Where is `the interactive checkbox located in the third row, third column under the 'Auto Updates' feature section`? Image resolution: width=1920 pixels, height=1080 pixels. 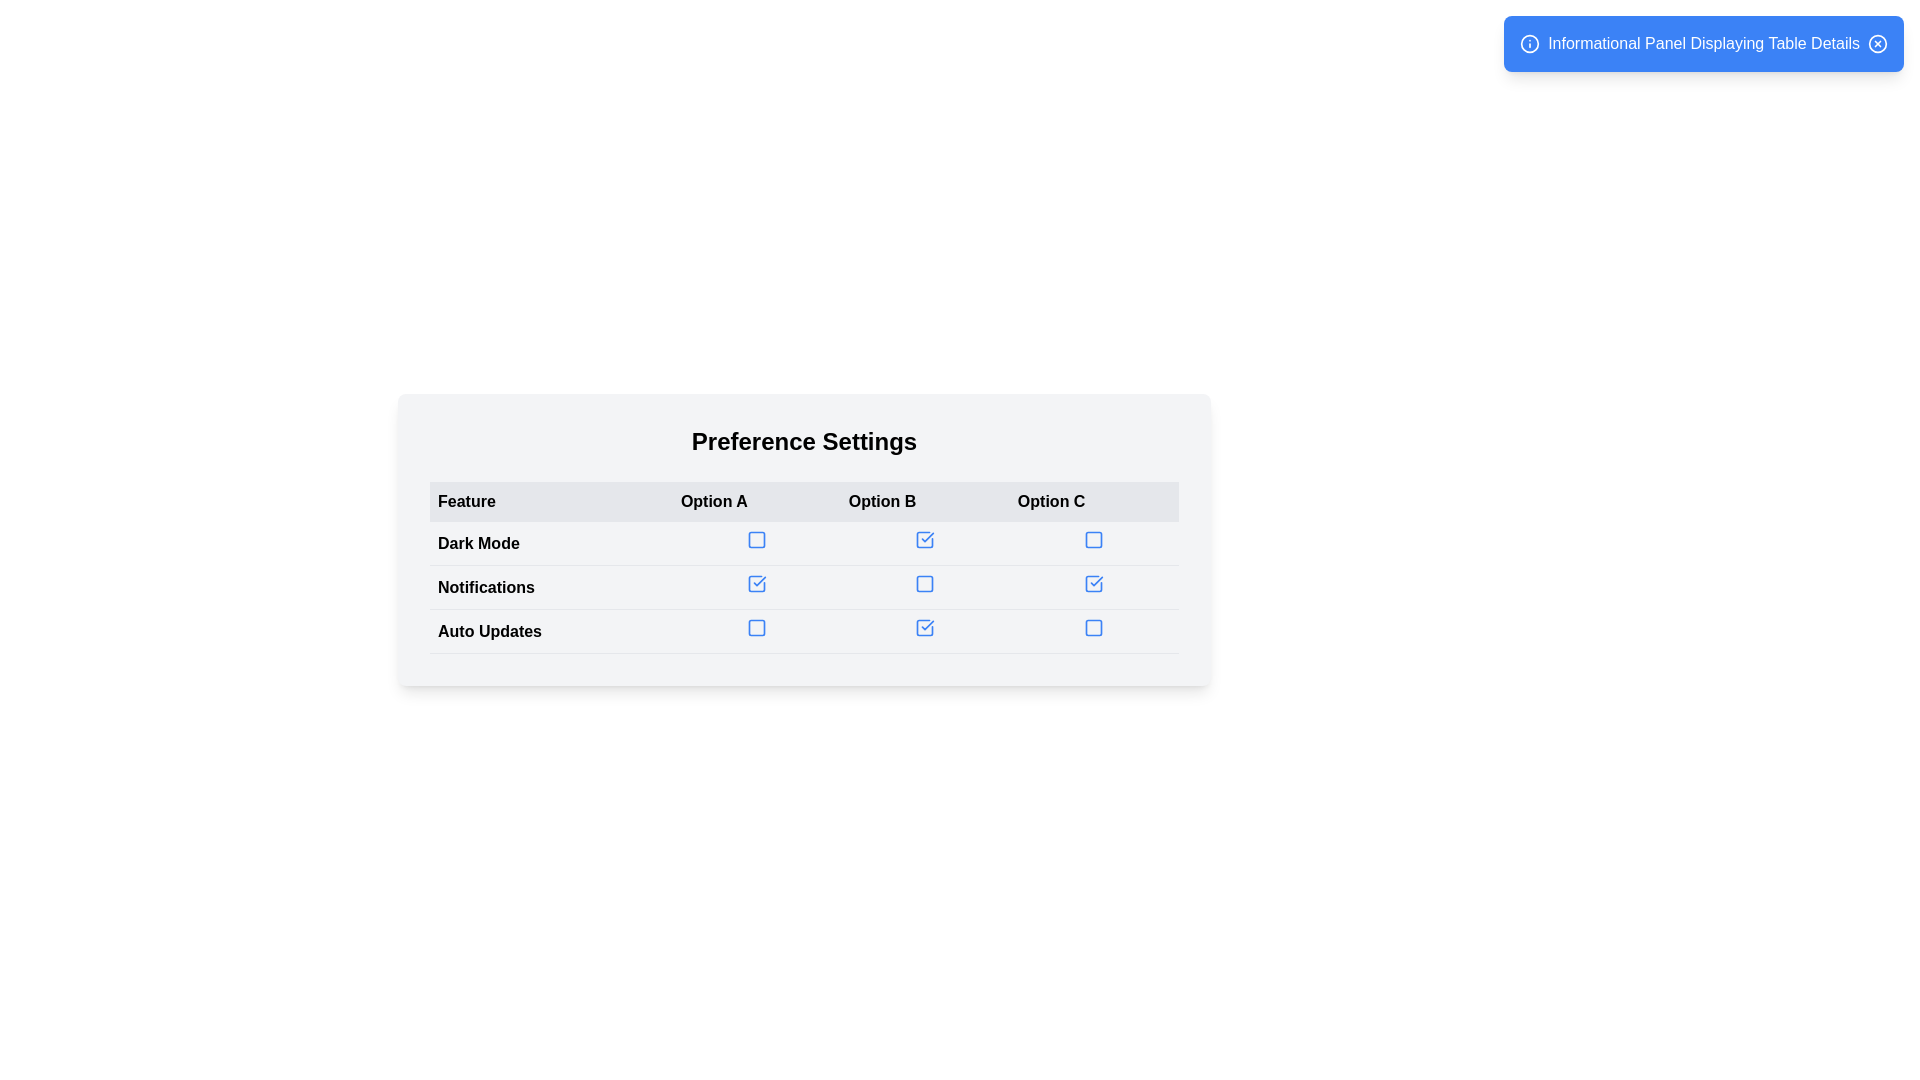 the interactive checkbox located in the third row, third column under the 'Auto Updates' feature section is located at coordinates (924, 631).